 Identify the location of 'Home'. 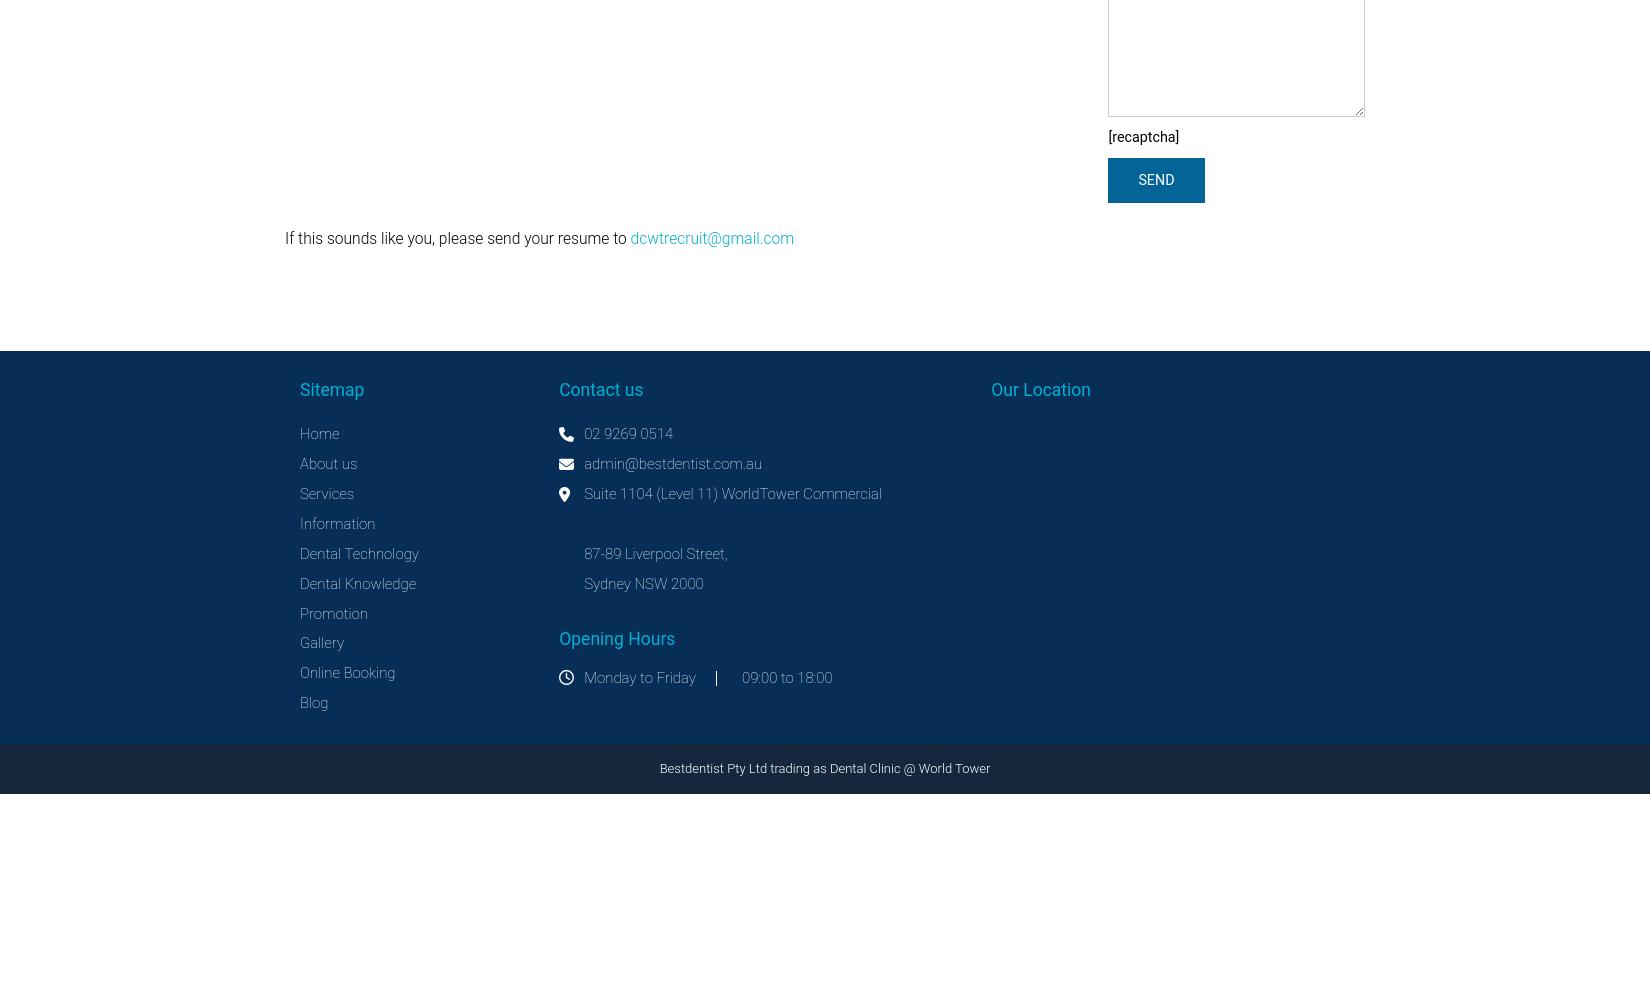
(319, 434).